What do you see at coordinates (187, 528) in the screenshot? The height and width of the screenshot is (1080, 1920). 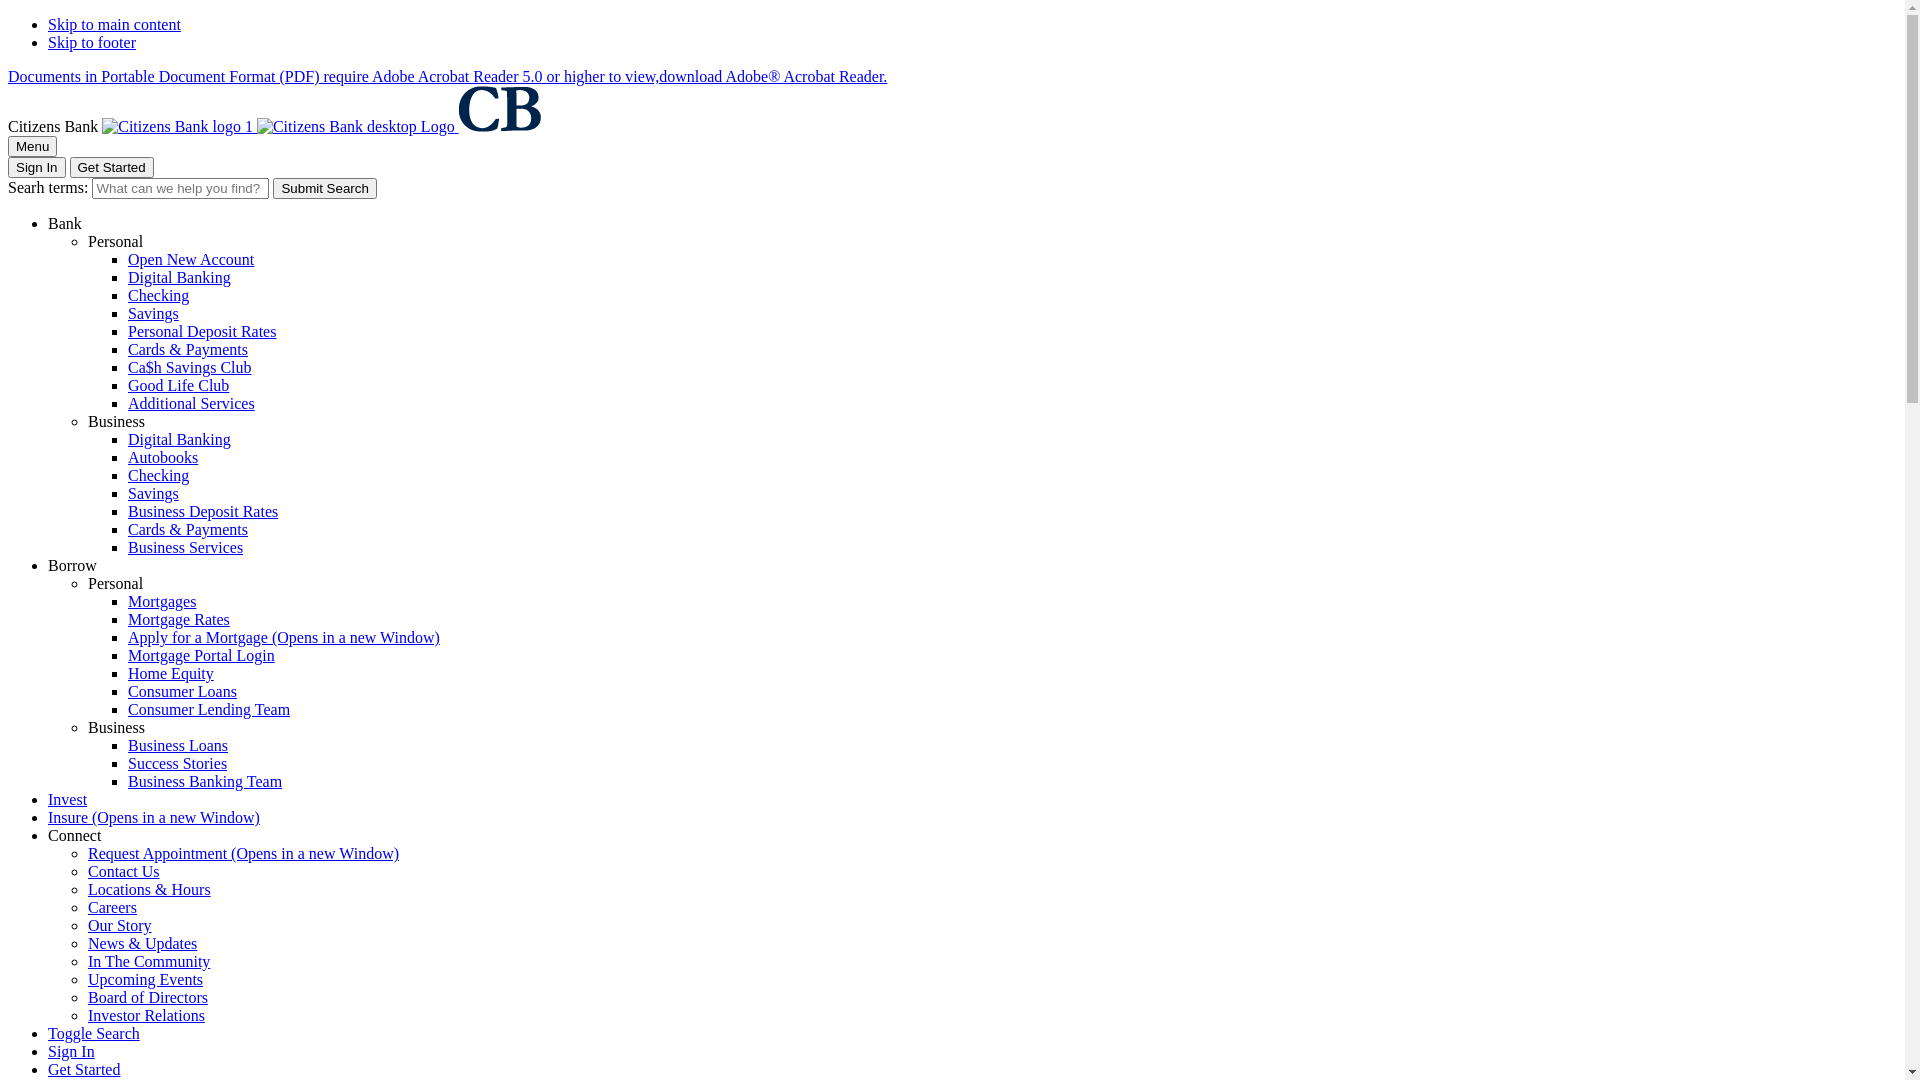 I see `'Cards & Payments'` at bounding box center [187, 528].